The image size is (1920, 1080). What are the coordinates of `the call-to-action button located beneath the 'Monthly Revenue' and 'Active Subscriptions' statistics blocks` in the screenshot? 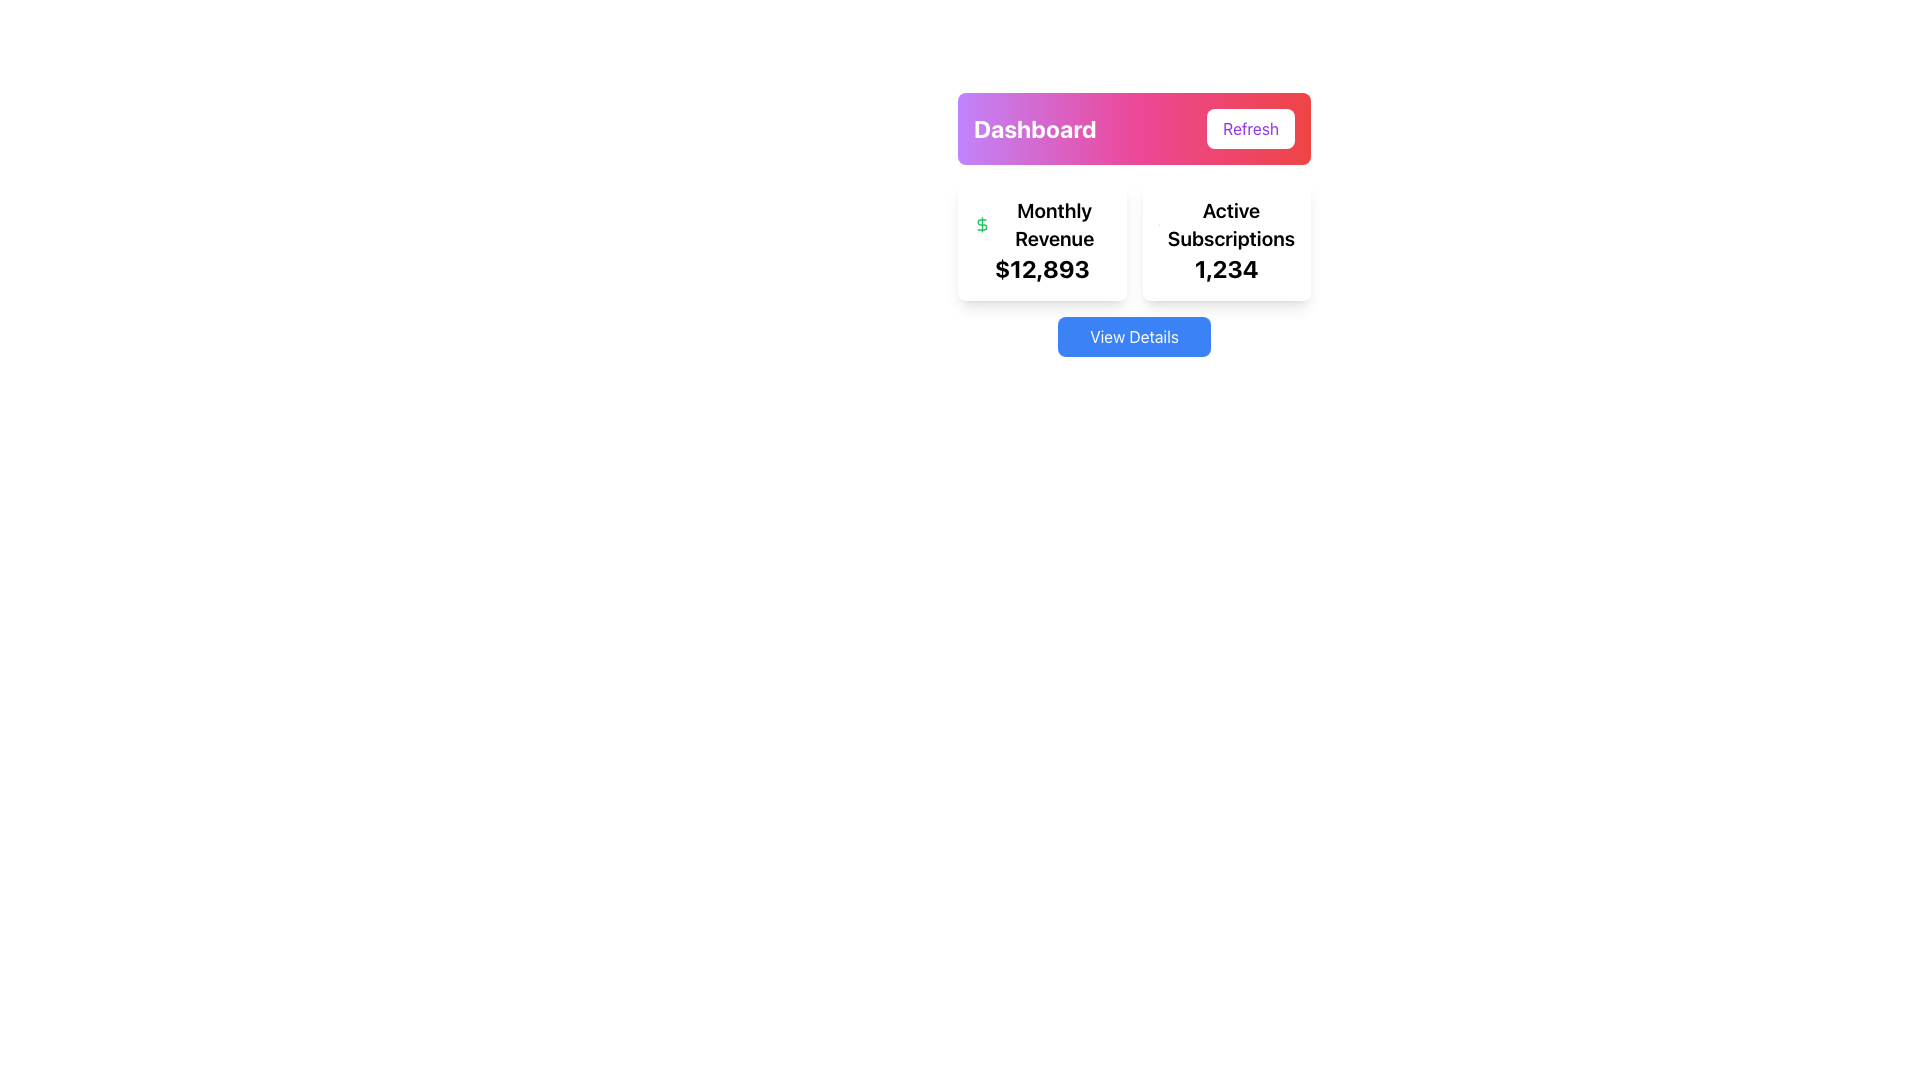 It's located at (1134, 335).